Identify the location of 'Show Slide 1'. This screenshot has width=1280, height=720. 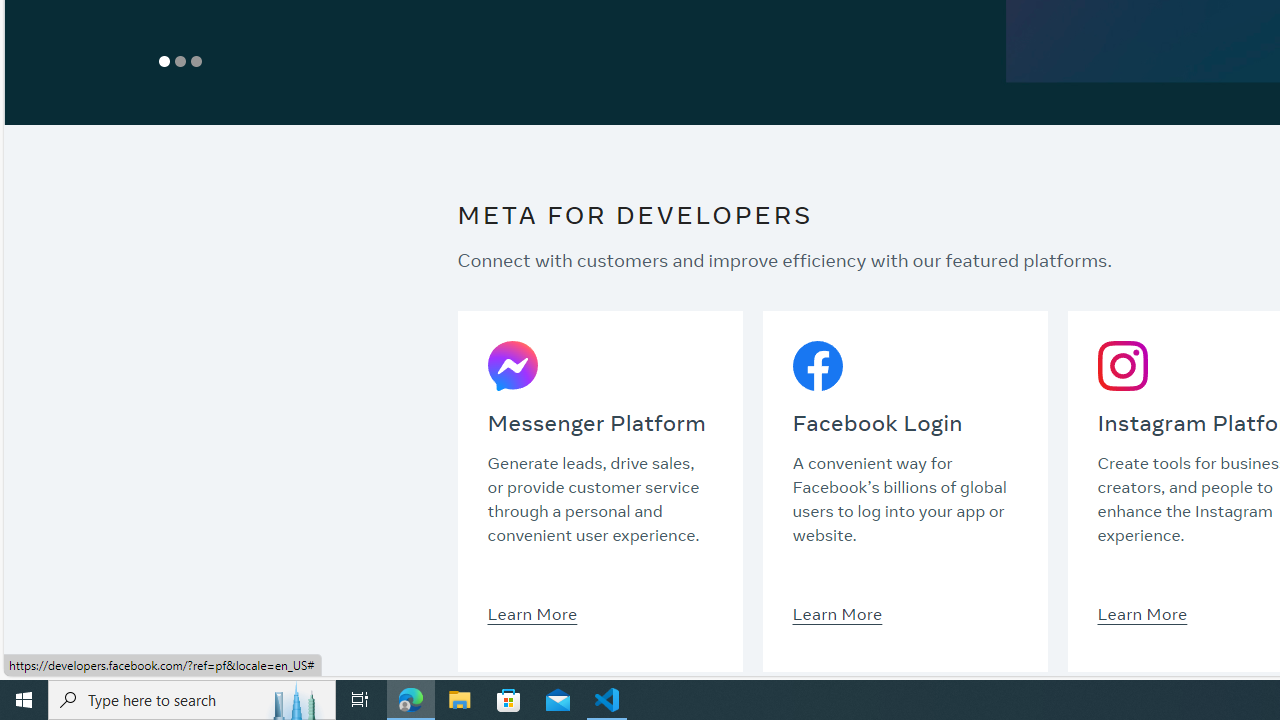
(165, 60).